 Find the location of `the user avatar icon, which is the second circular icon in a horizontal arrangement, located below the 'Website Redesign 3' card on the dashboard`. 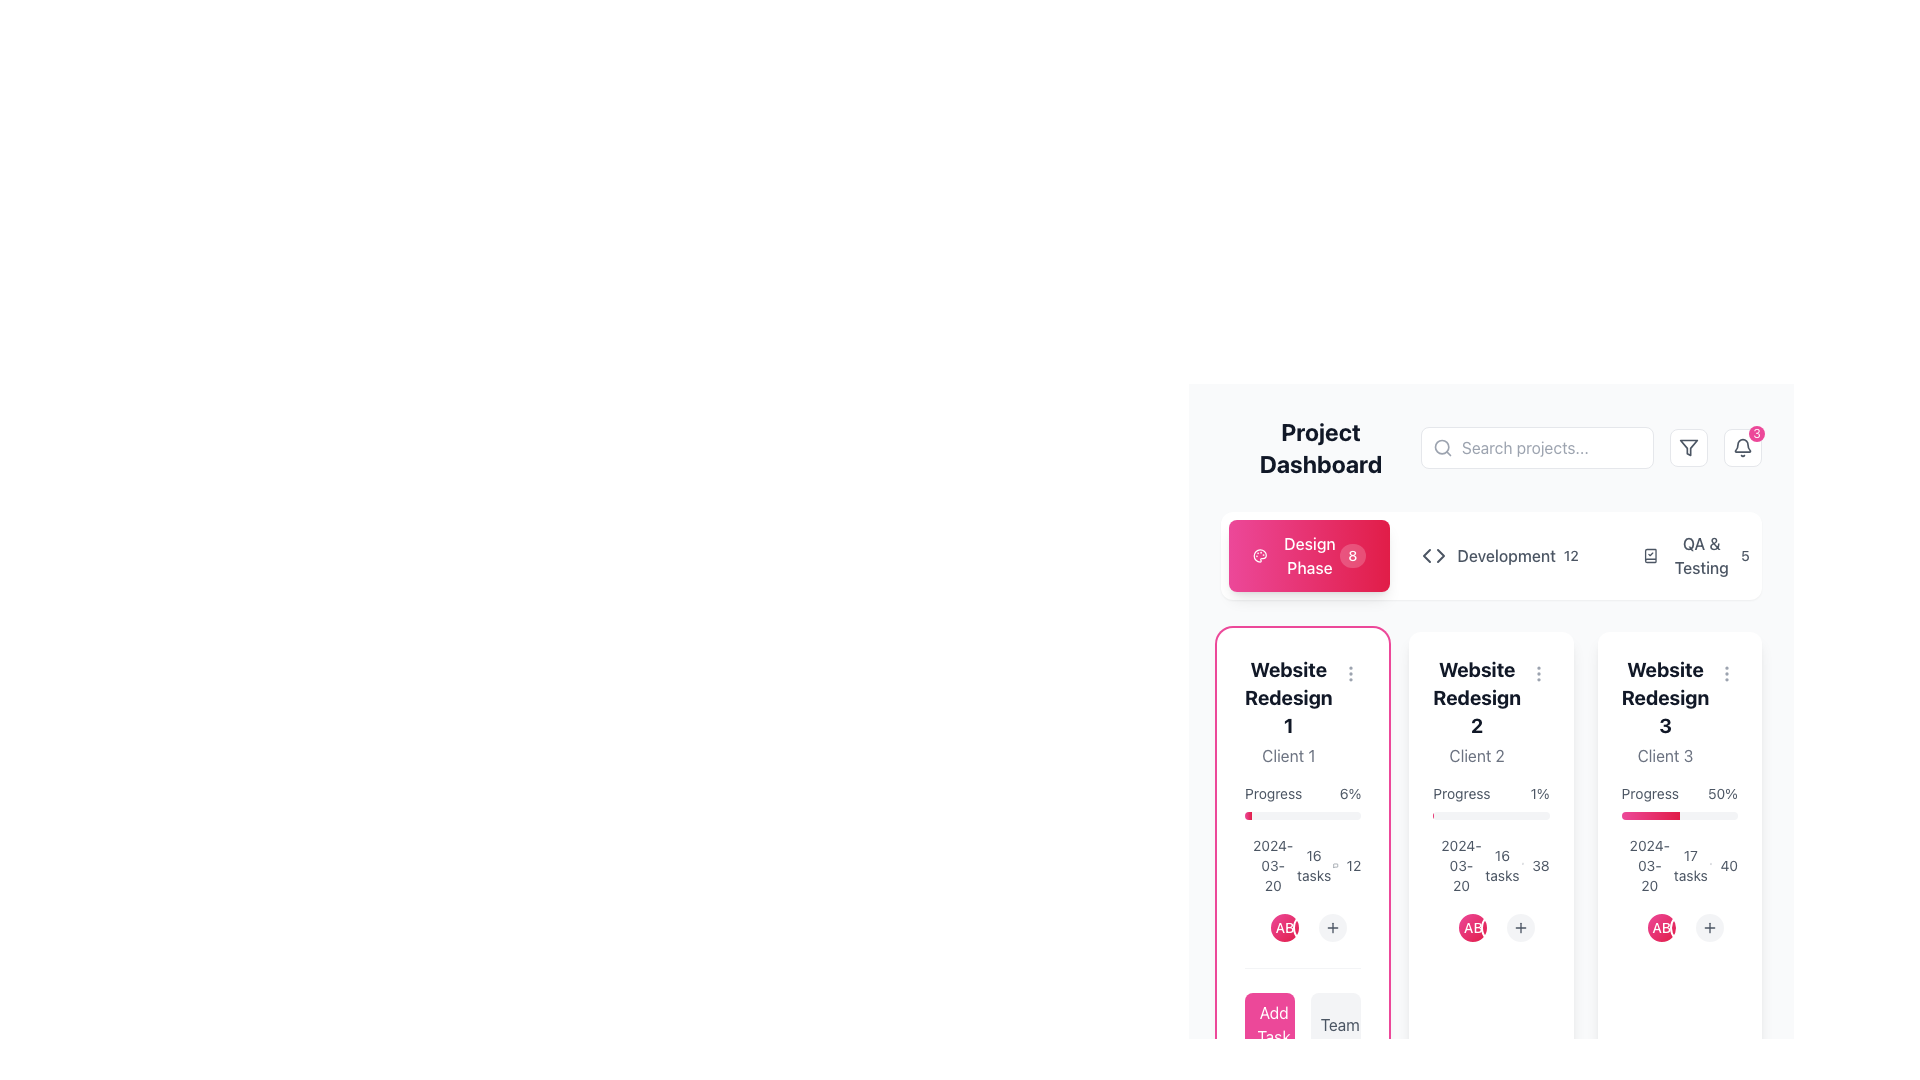

the user avatar icon, which is the second circular icon in a horizontal arrangement, located below the 'Website Redesign 3' card on the dashboard is located at coordinates (1285, 928).